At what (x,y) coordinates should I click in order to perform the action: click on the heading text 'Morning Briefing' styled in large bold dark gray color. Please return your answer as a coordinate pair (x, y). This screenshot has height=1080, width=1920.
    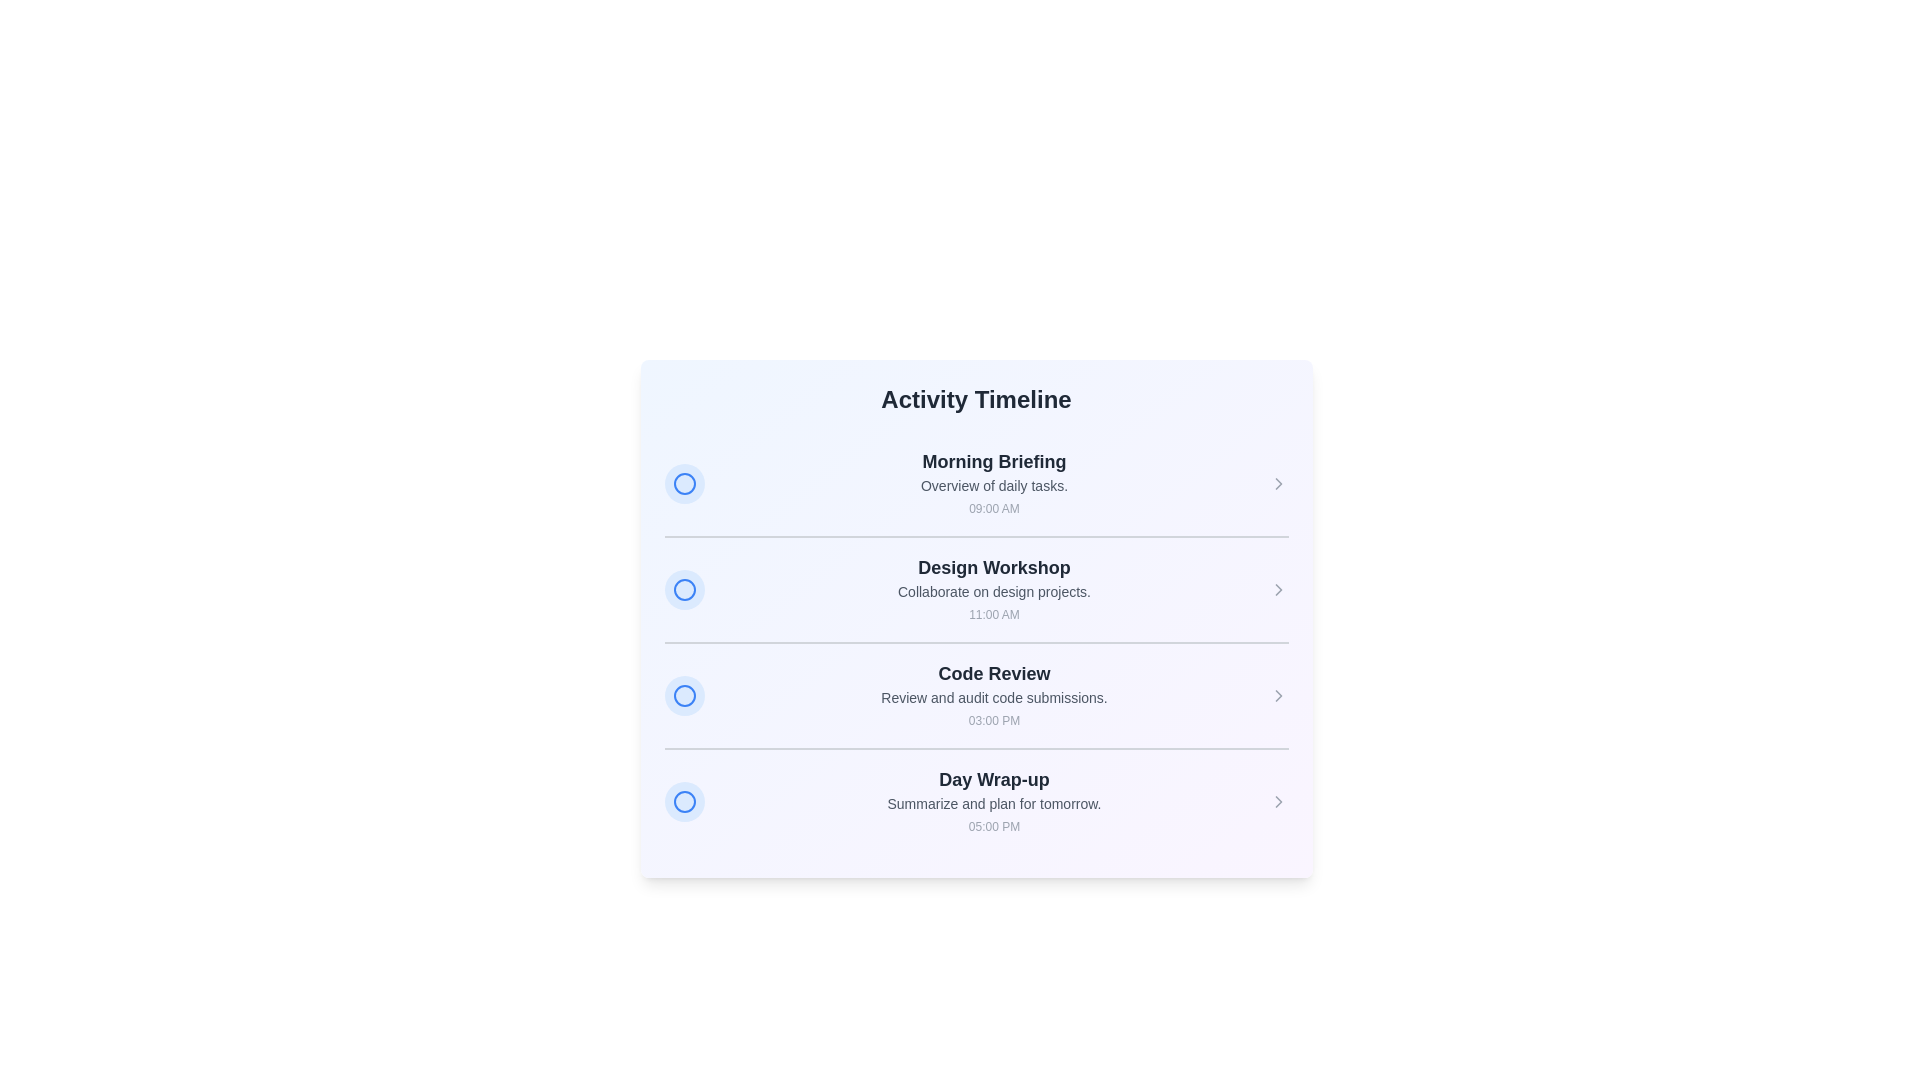
    Looking at the image, I should click on (994, 462).